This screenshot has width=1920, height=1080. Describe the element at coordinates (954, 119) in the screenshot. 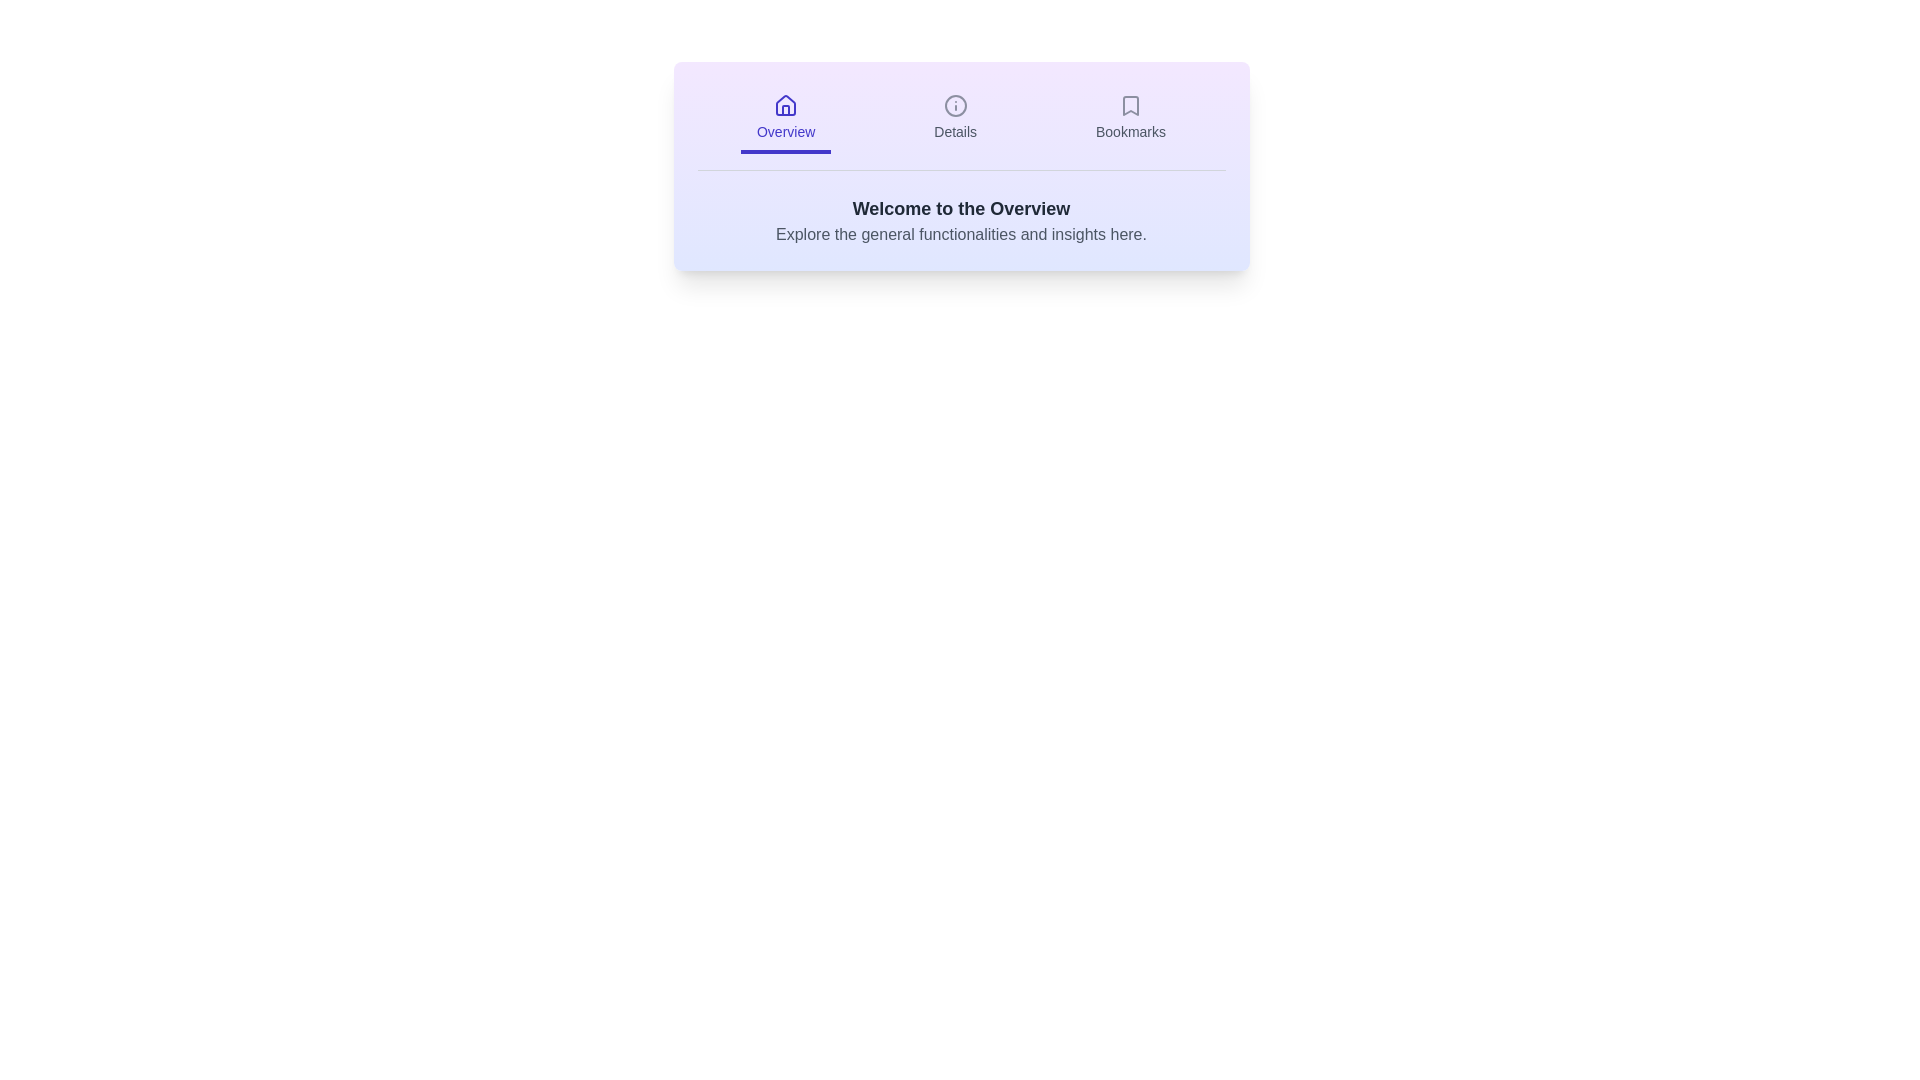

I see `the middle button in the navigation group` at that location.